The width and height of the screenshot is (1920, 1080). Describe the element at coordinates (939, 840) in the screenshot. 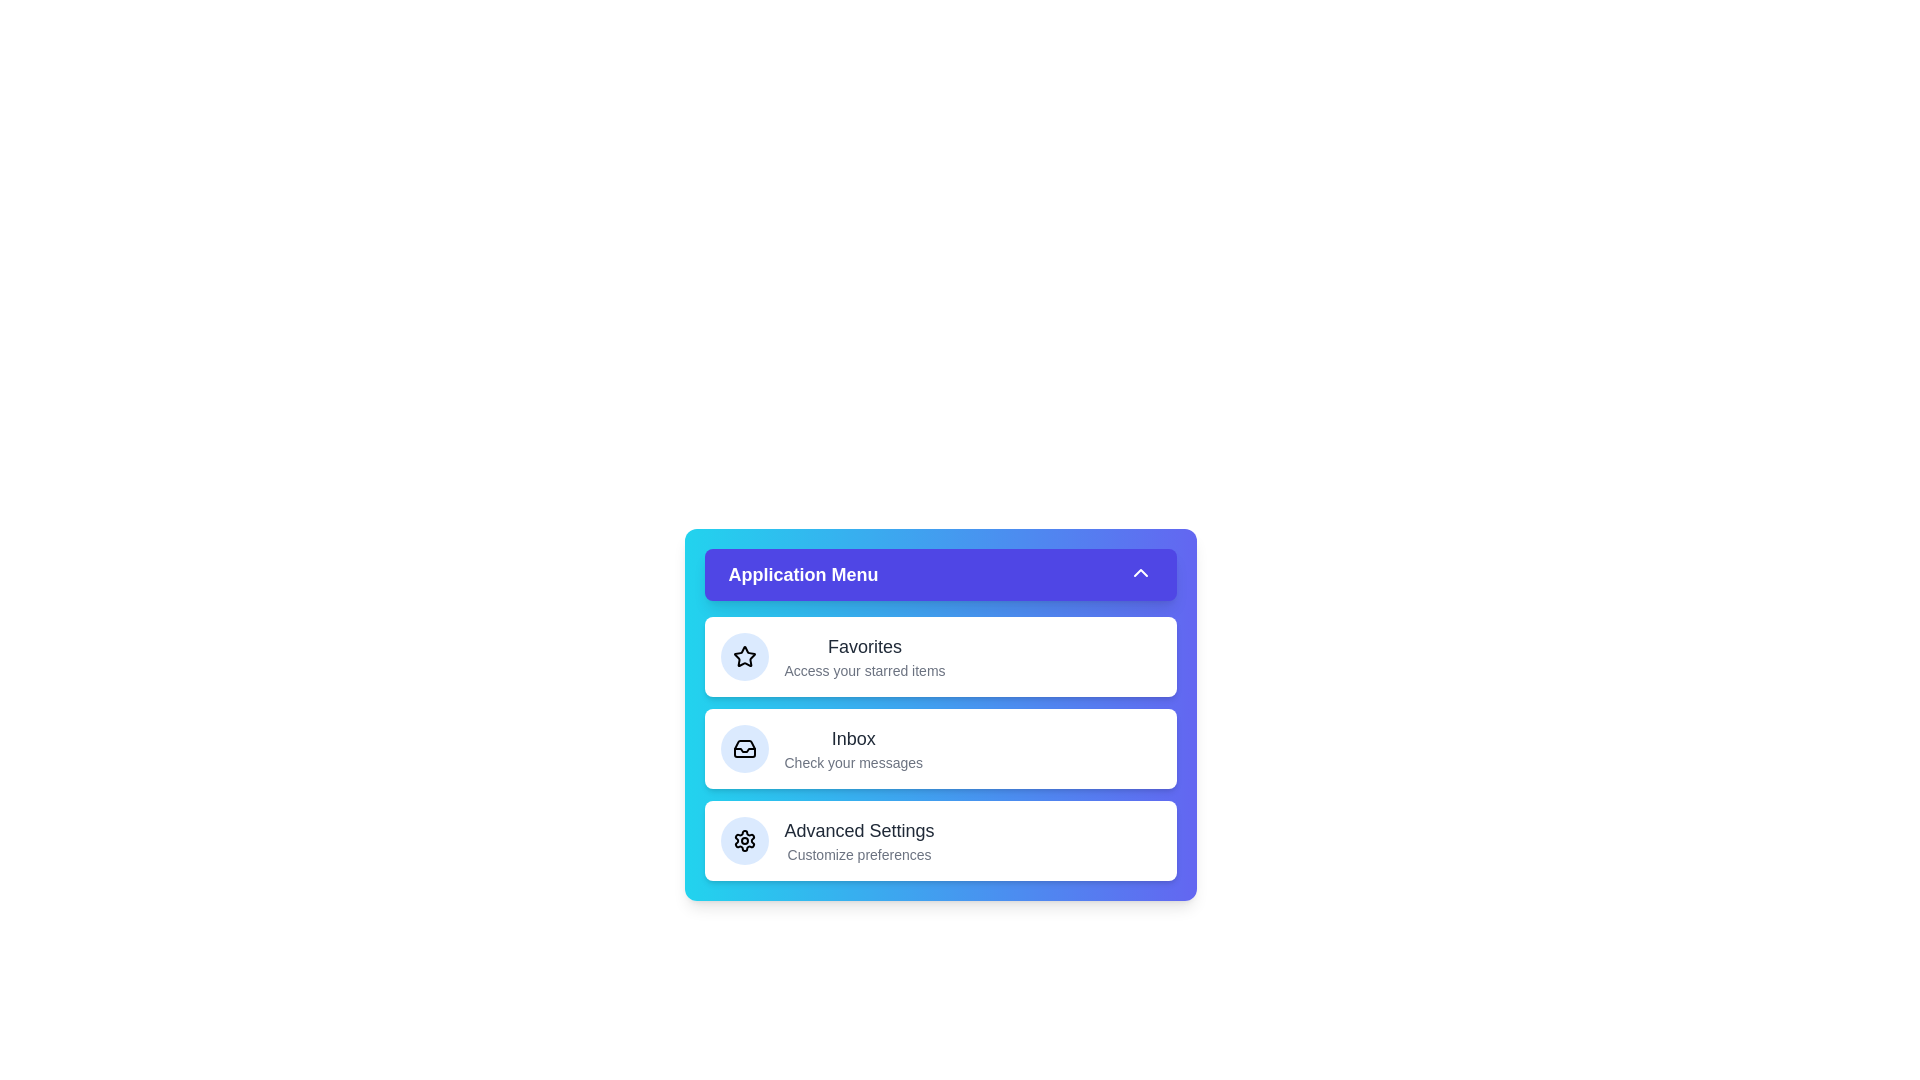

I see `the menu item Advanced Settings` at that location.